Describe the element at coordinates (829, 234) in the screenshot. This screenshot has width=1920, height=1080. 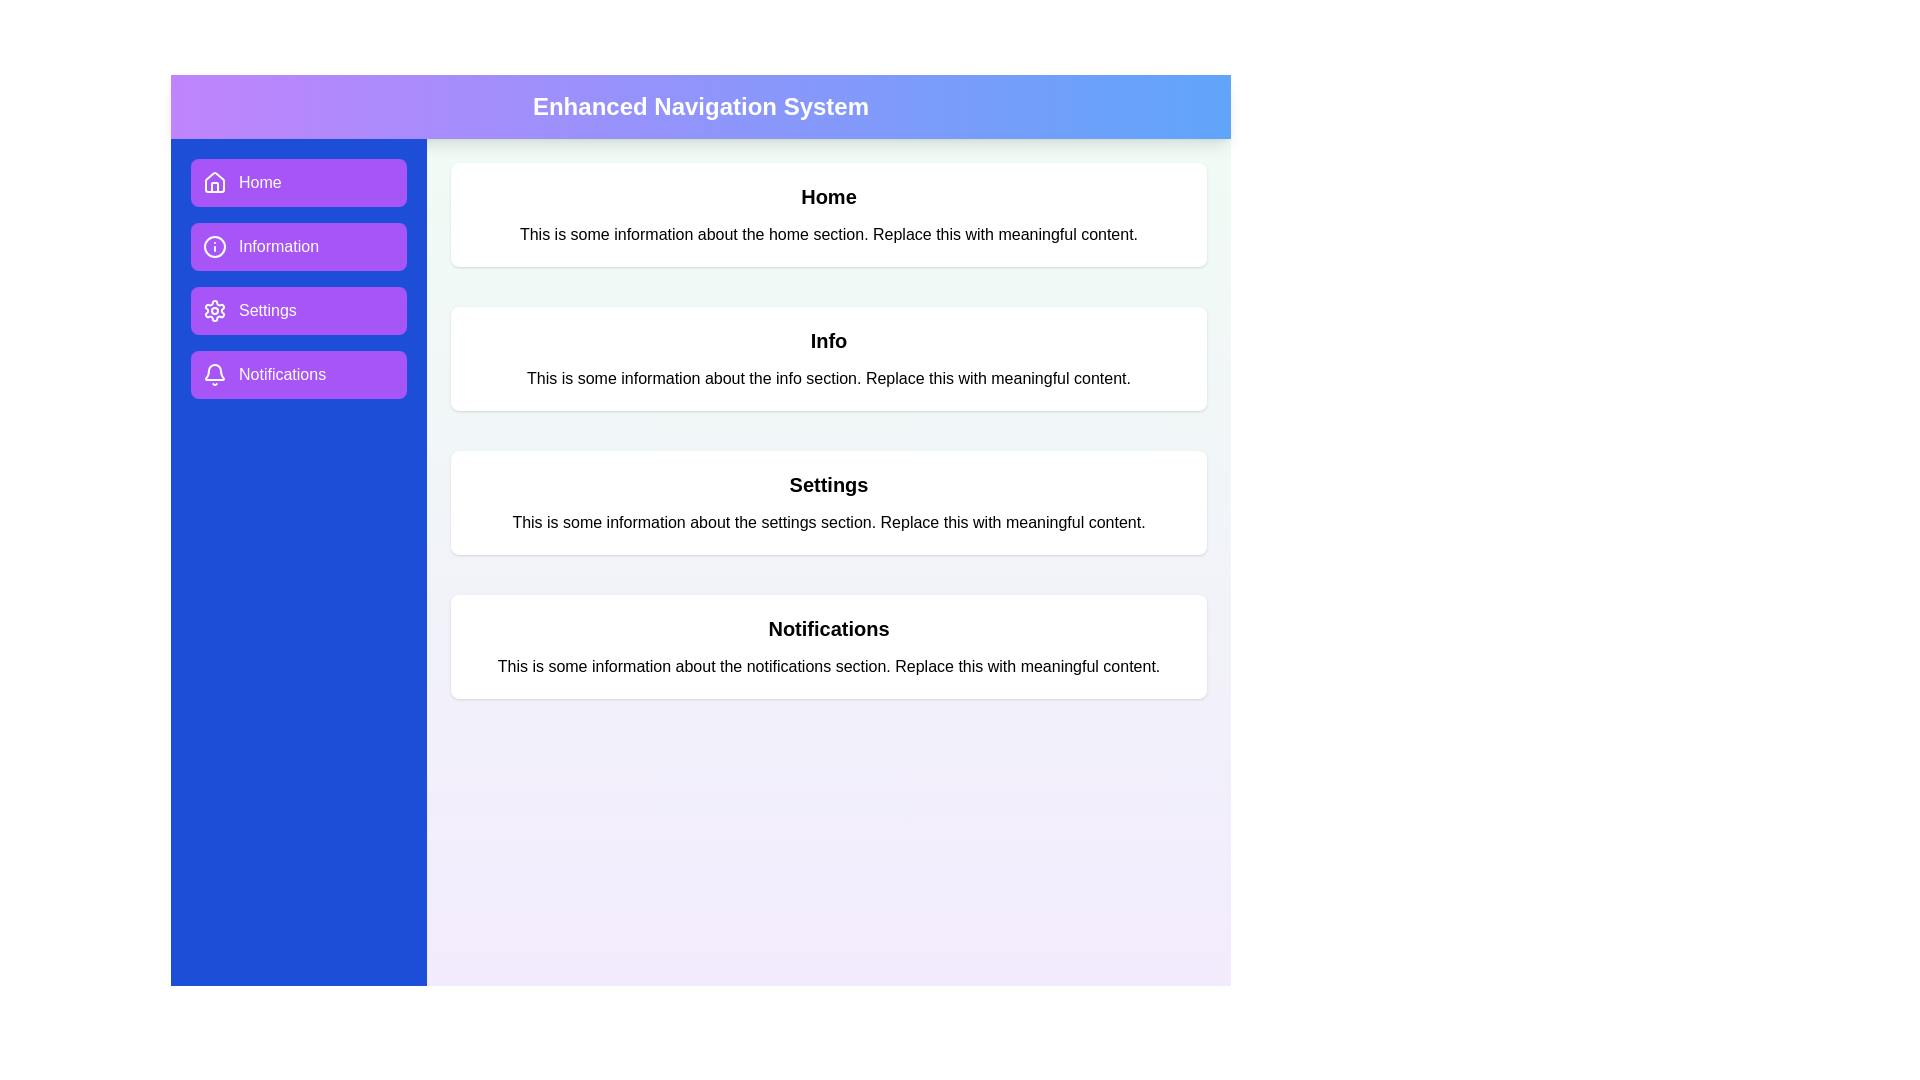
I see `the text element that reads 'This is some information about the home section. Replace this with meaningful content.' which is located below the 'Home' heading` at that location.